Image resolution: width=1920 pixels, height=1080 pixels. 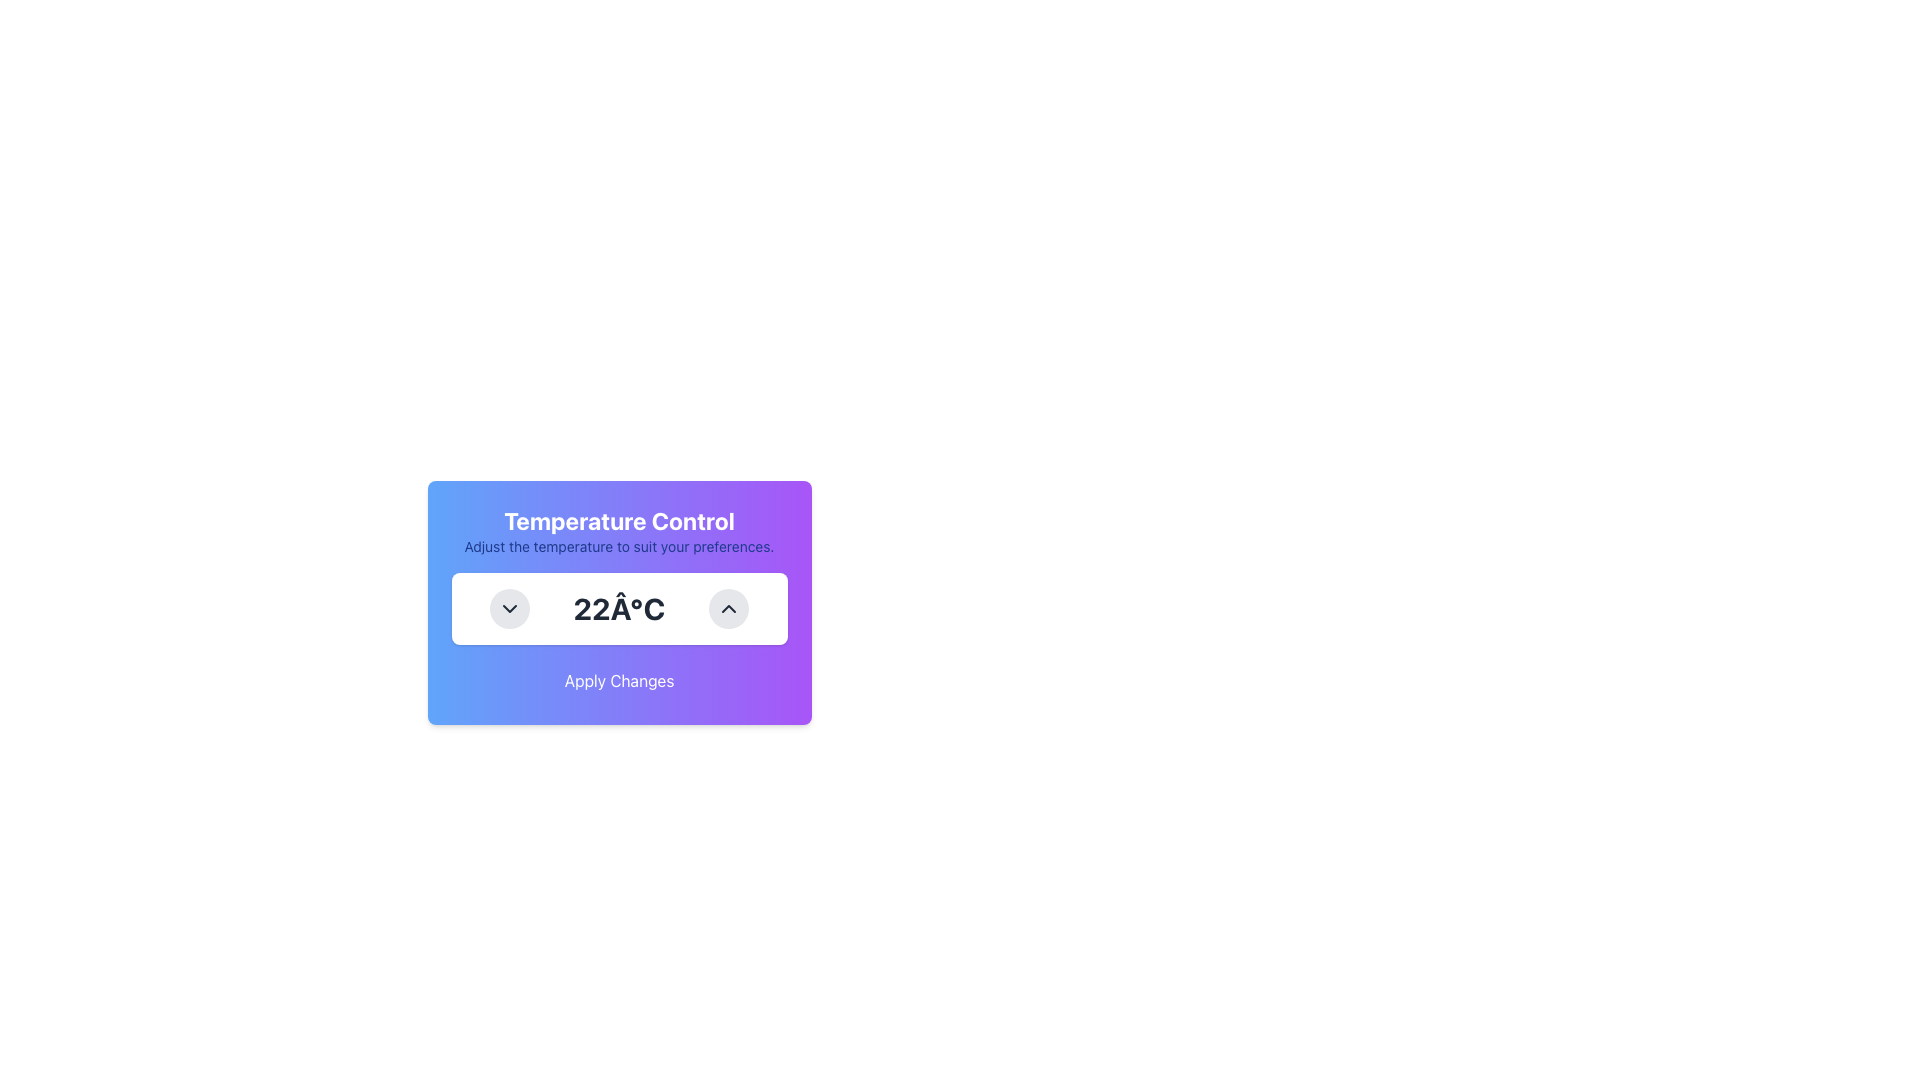 I want to click on the temperature decrease button located on the left side of the temperature control panel, so click(x=509, y=608).